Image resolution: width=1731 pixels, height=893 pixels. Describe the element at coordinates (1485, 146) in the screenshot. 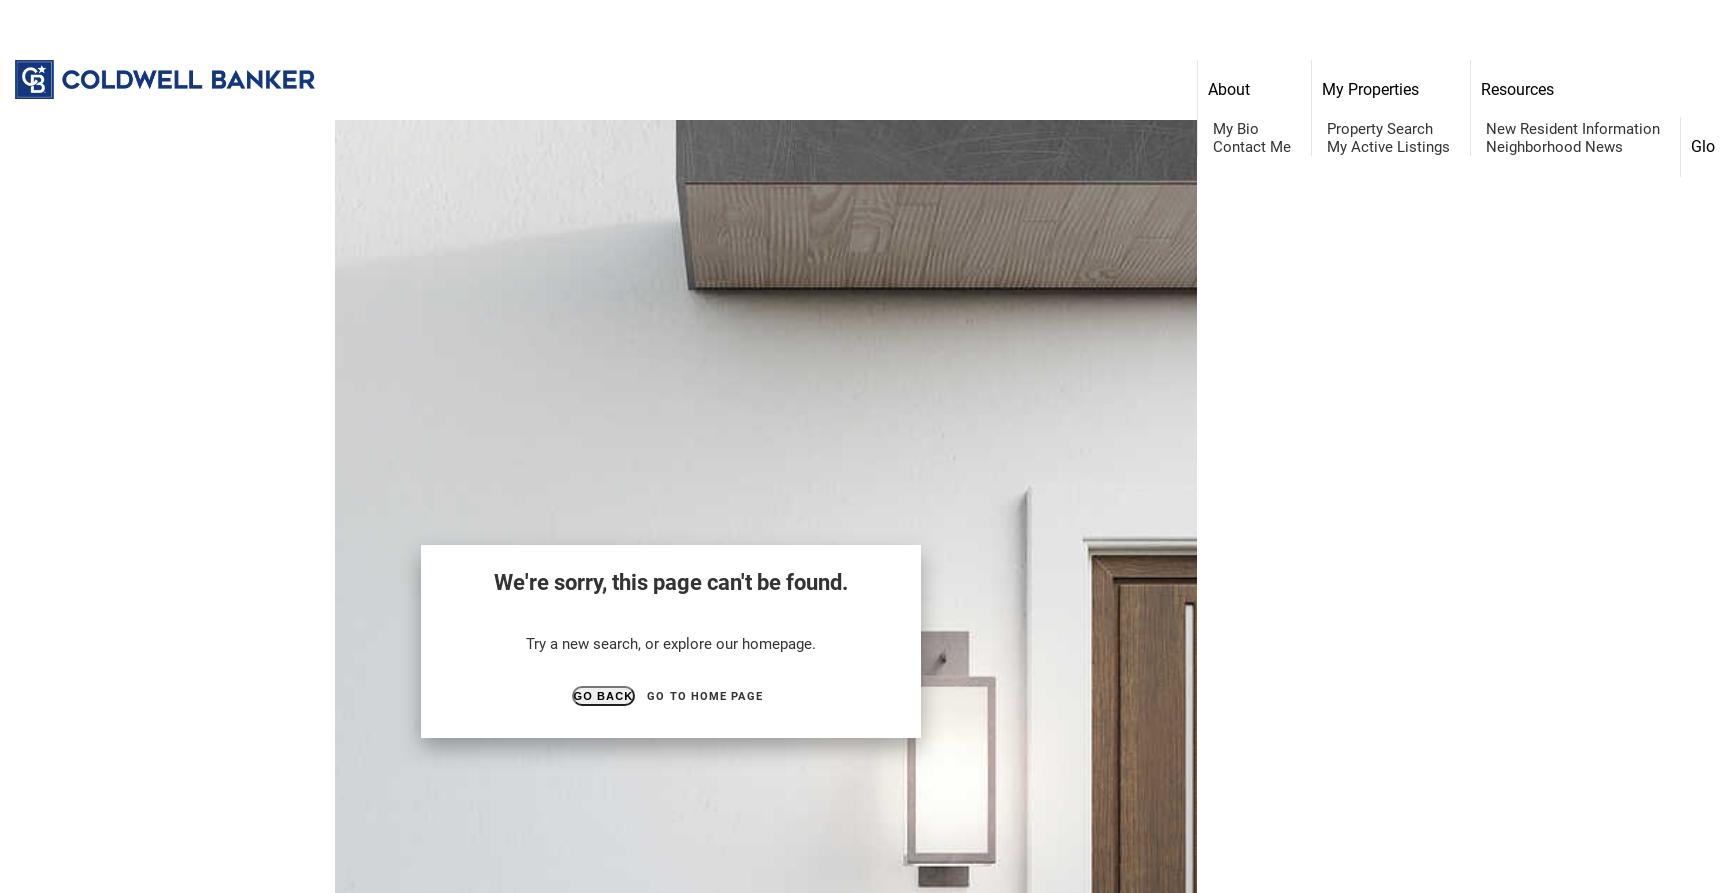

I see `'Neighborhood News'` at that location.